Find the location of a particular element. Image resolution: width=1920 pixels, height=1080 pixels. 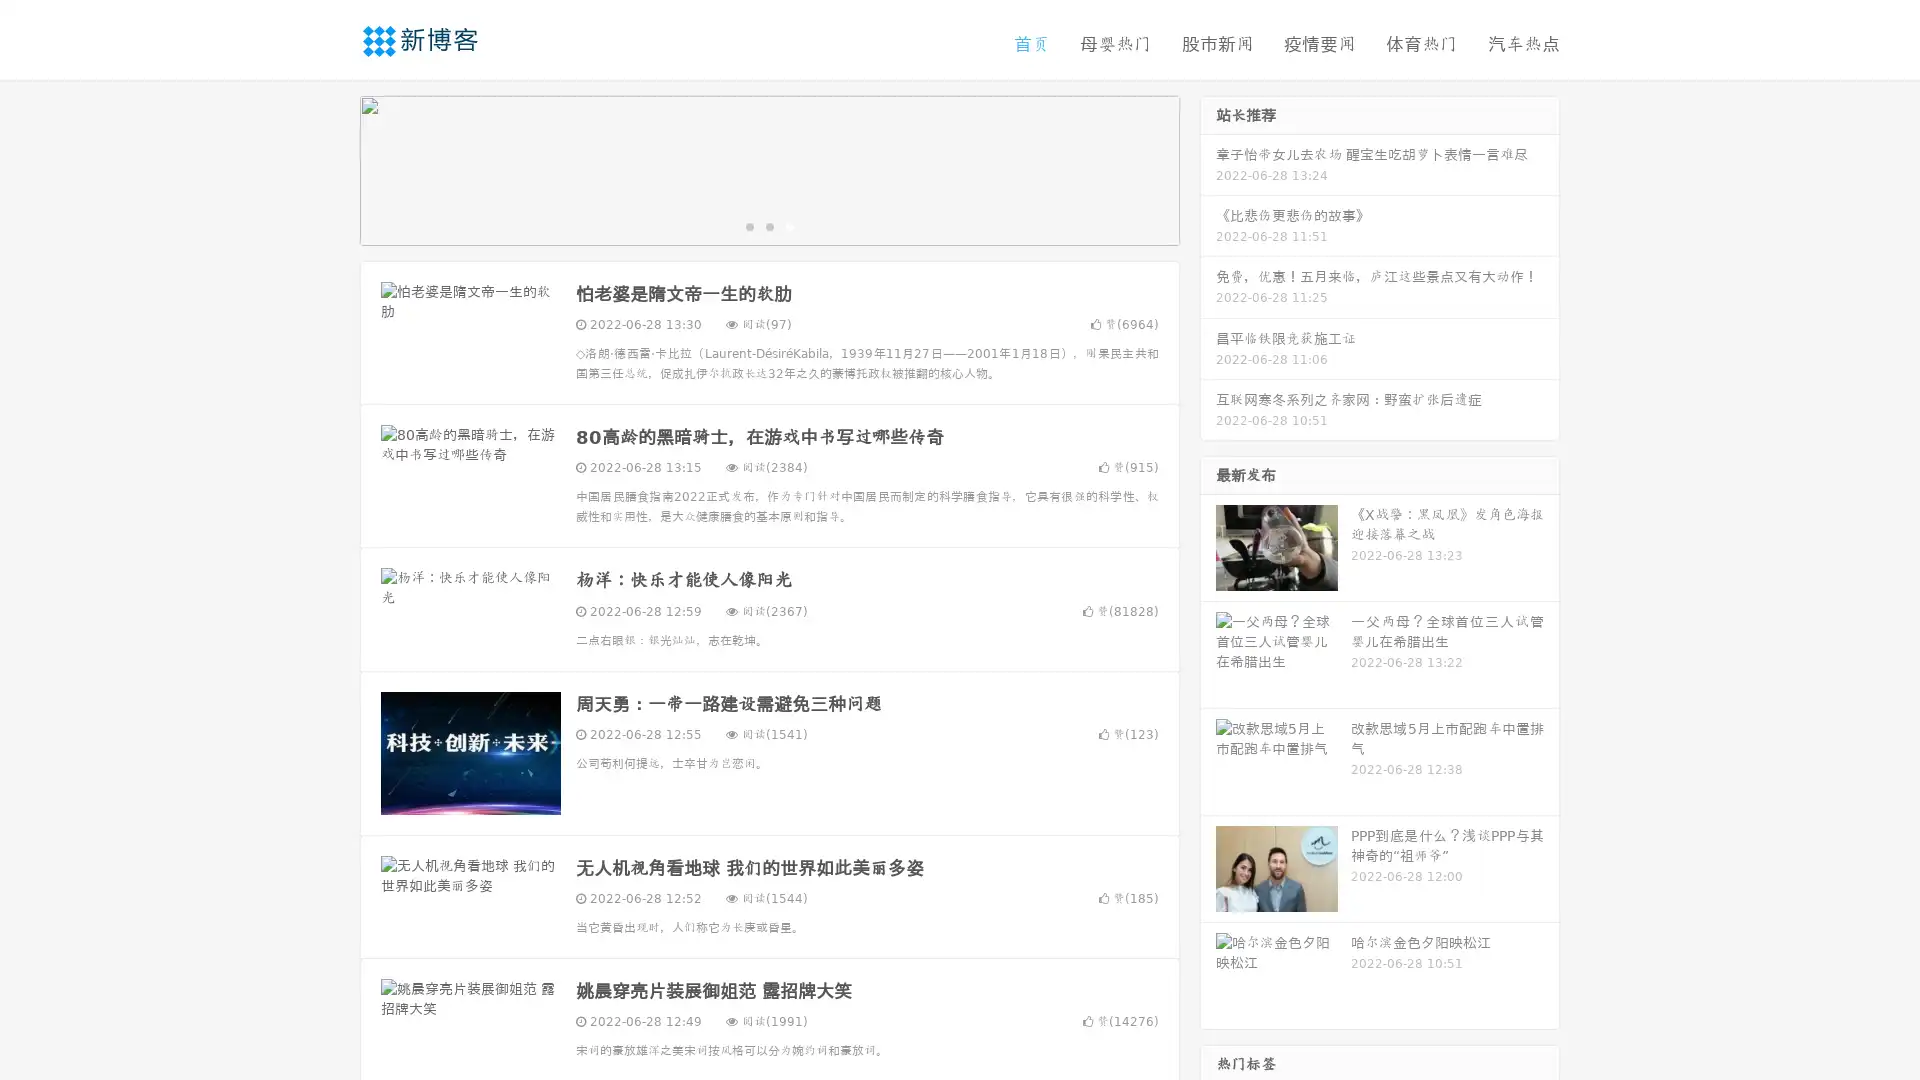

Previous slide is located at coordinates (330, 168).